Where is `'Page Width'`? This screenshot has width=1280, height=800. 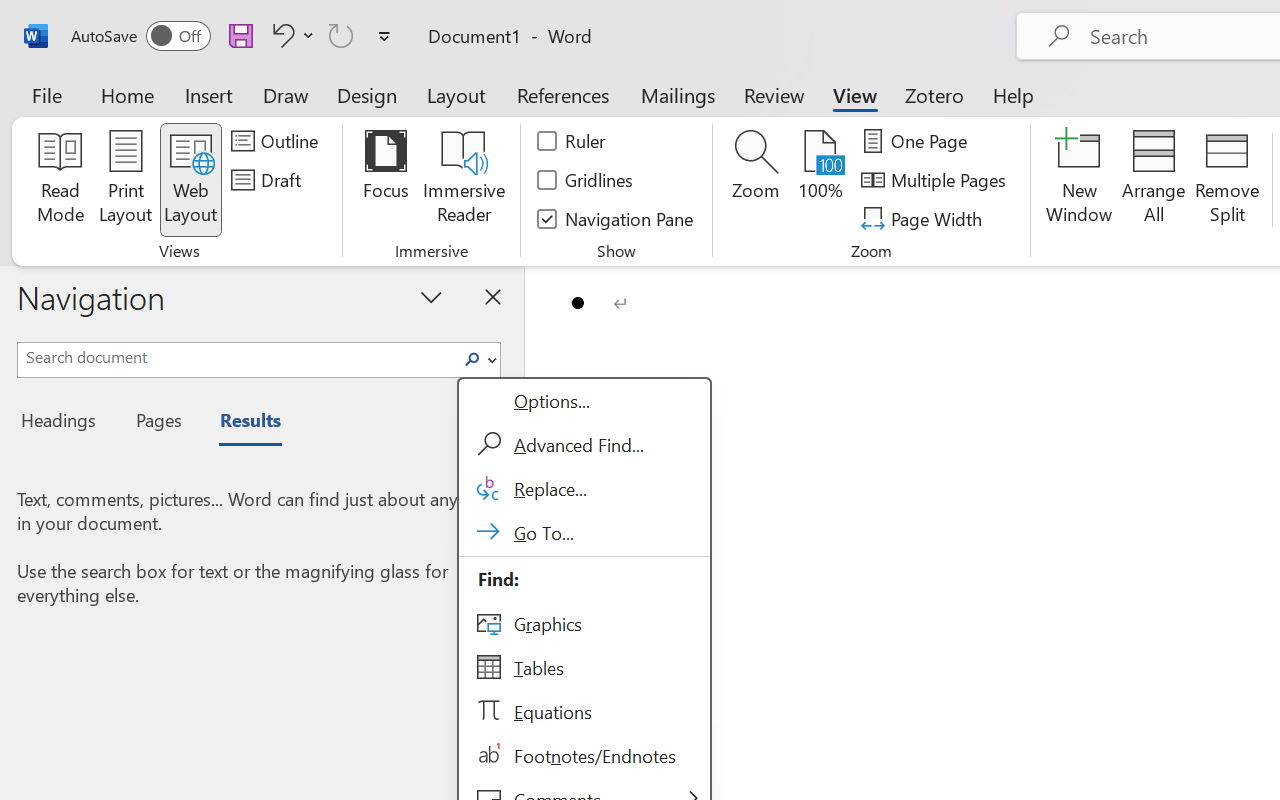
'Page Width' is located at coordinates (923, 218).